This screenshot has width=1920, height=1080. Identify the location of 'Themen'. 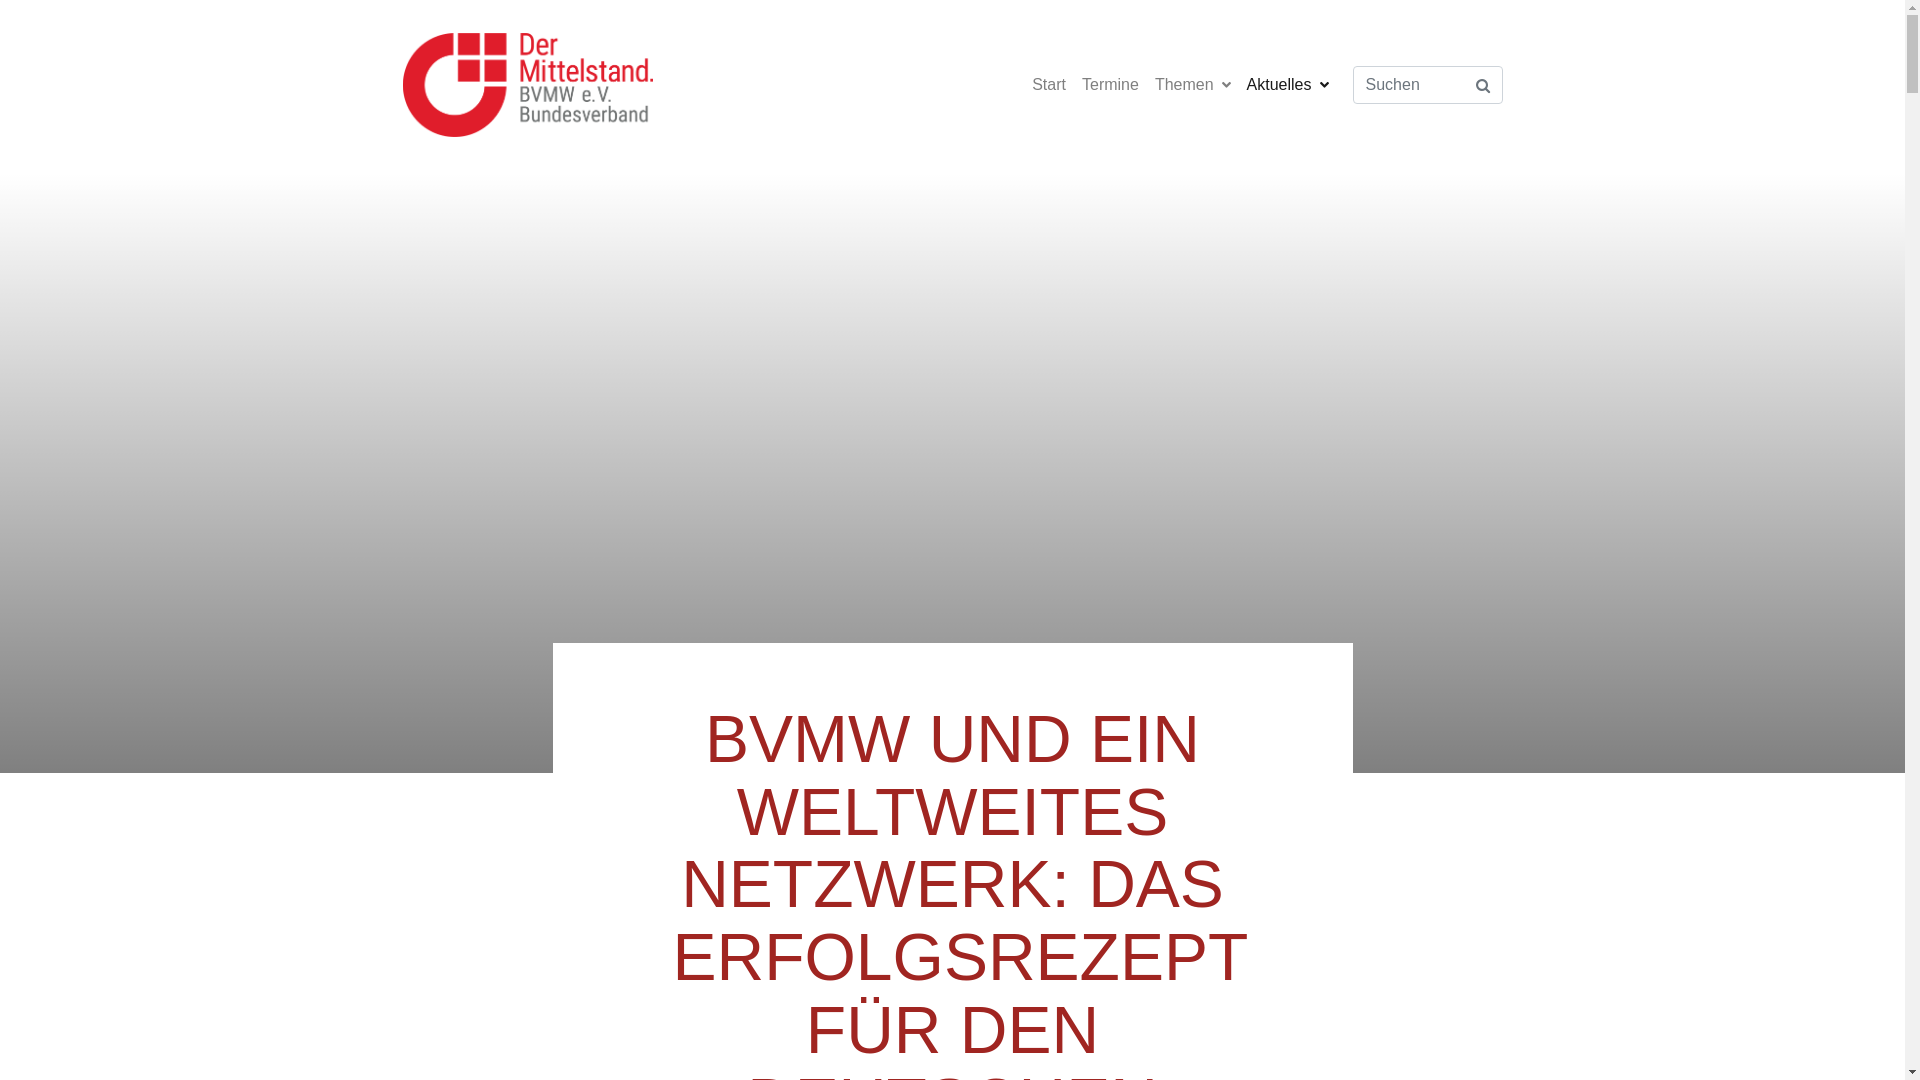
(1193, 83).